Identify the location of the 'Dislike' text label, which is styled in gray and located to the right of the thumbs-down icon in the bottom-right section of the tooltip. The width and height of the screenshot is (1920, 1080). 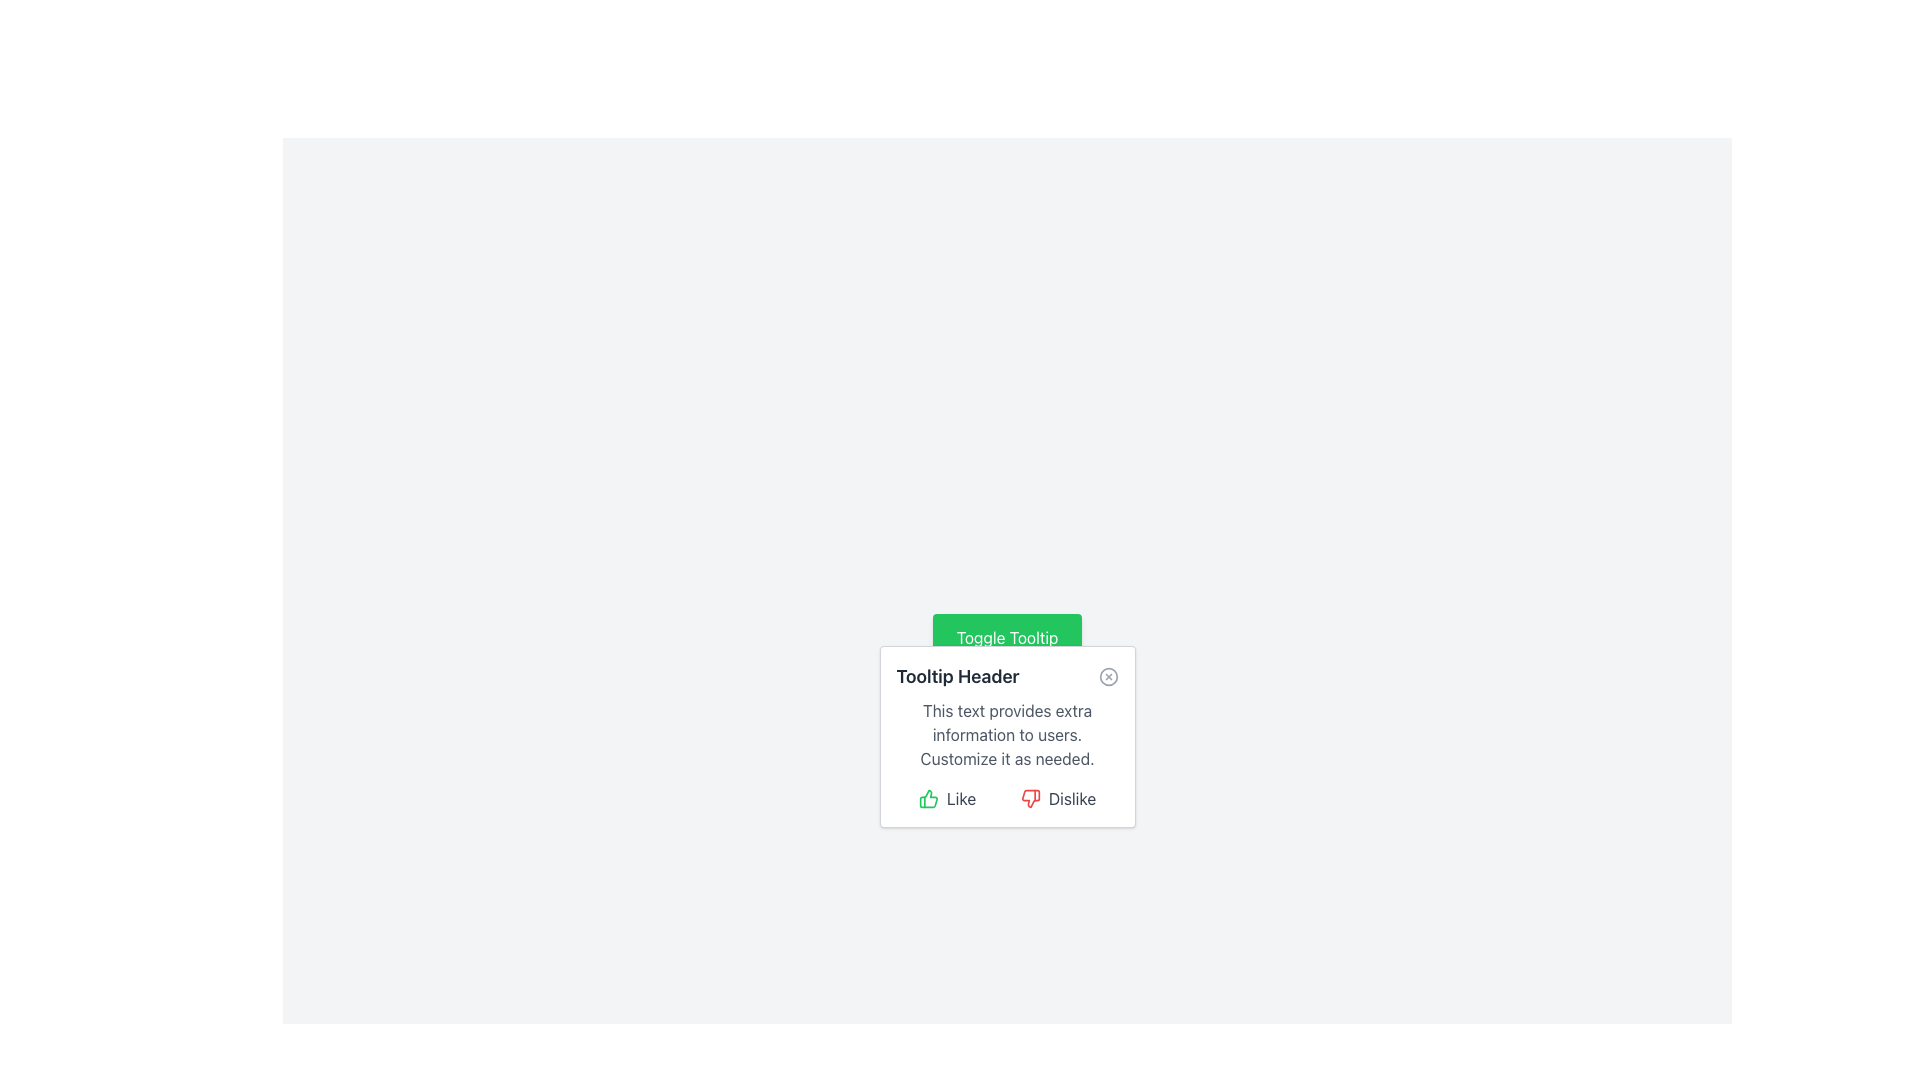
(1071, 797).